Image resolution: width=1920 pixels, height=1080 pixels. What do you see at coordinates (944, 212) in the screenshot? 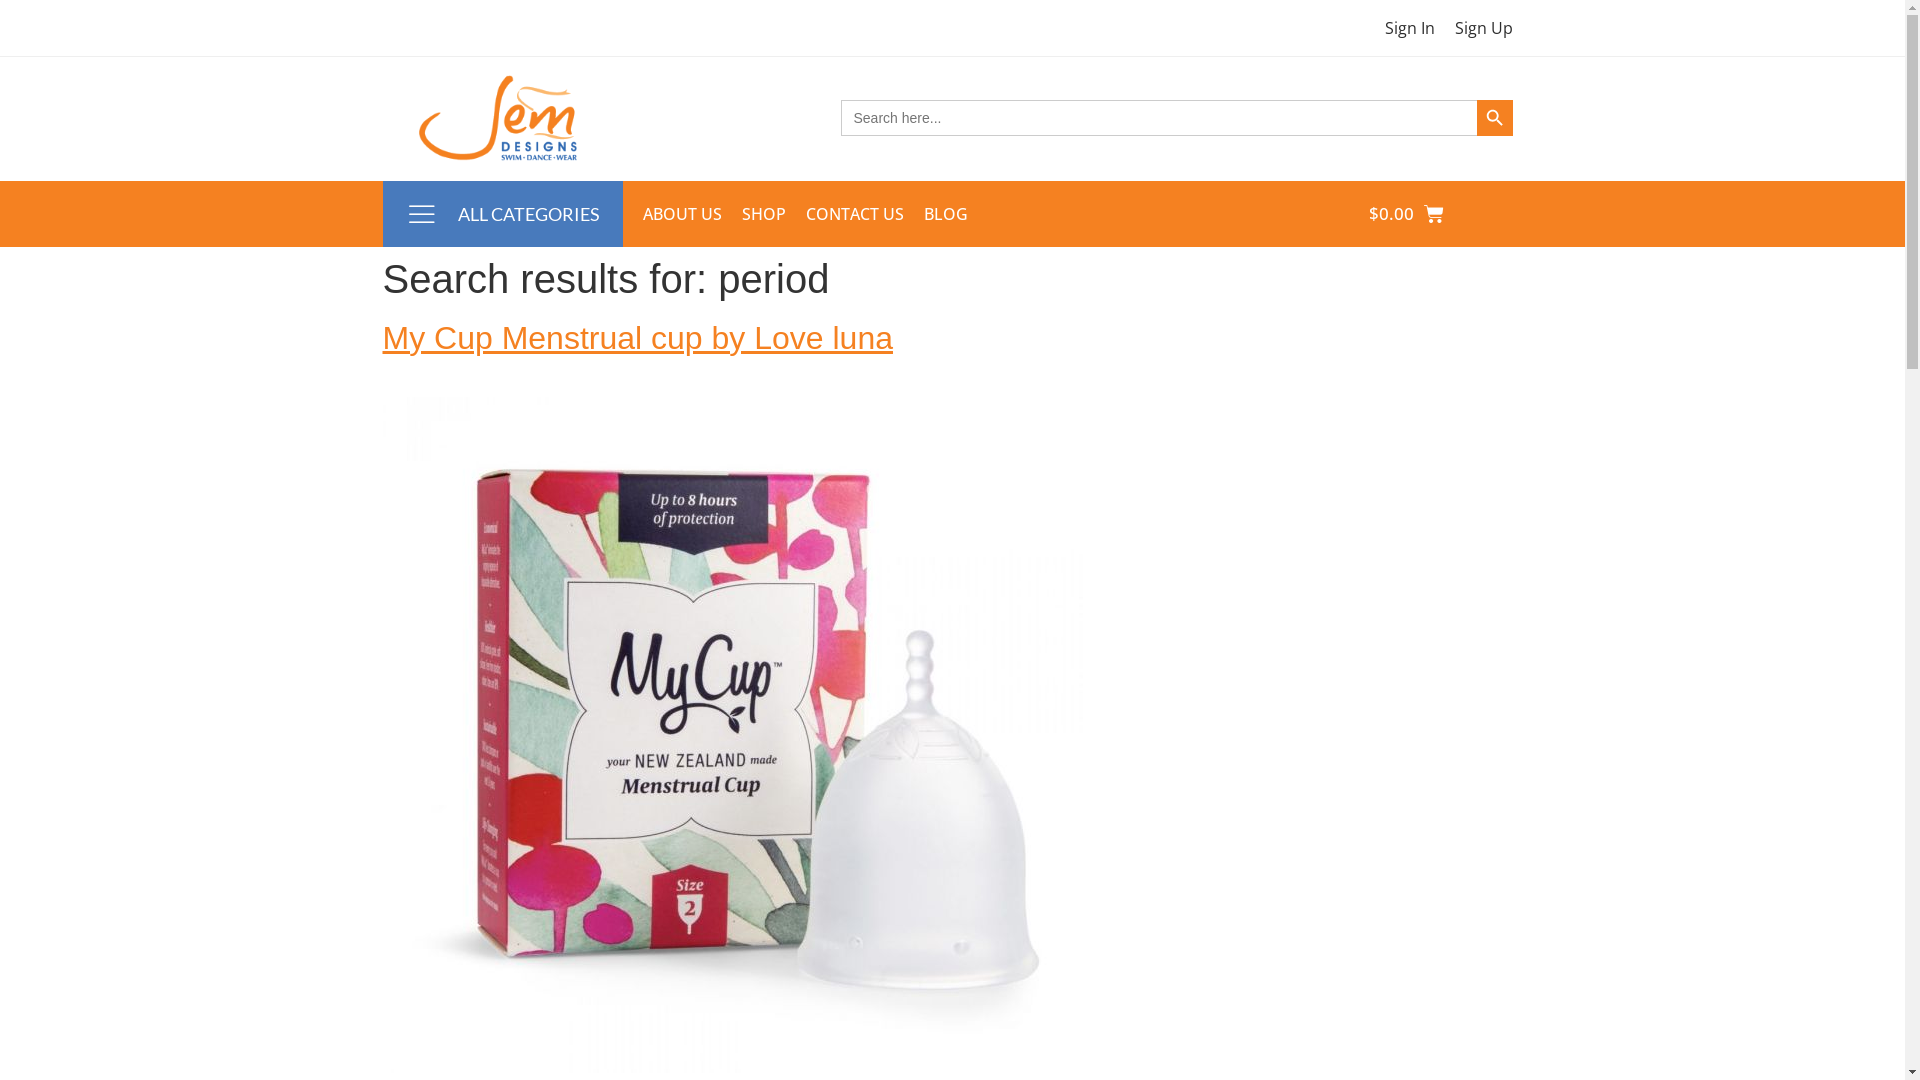
I see `'BLOG'` at bounding box center [944, 212].